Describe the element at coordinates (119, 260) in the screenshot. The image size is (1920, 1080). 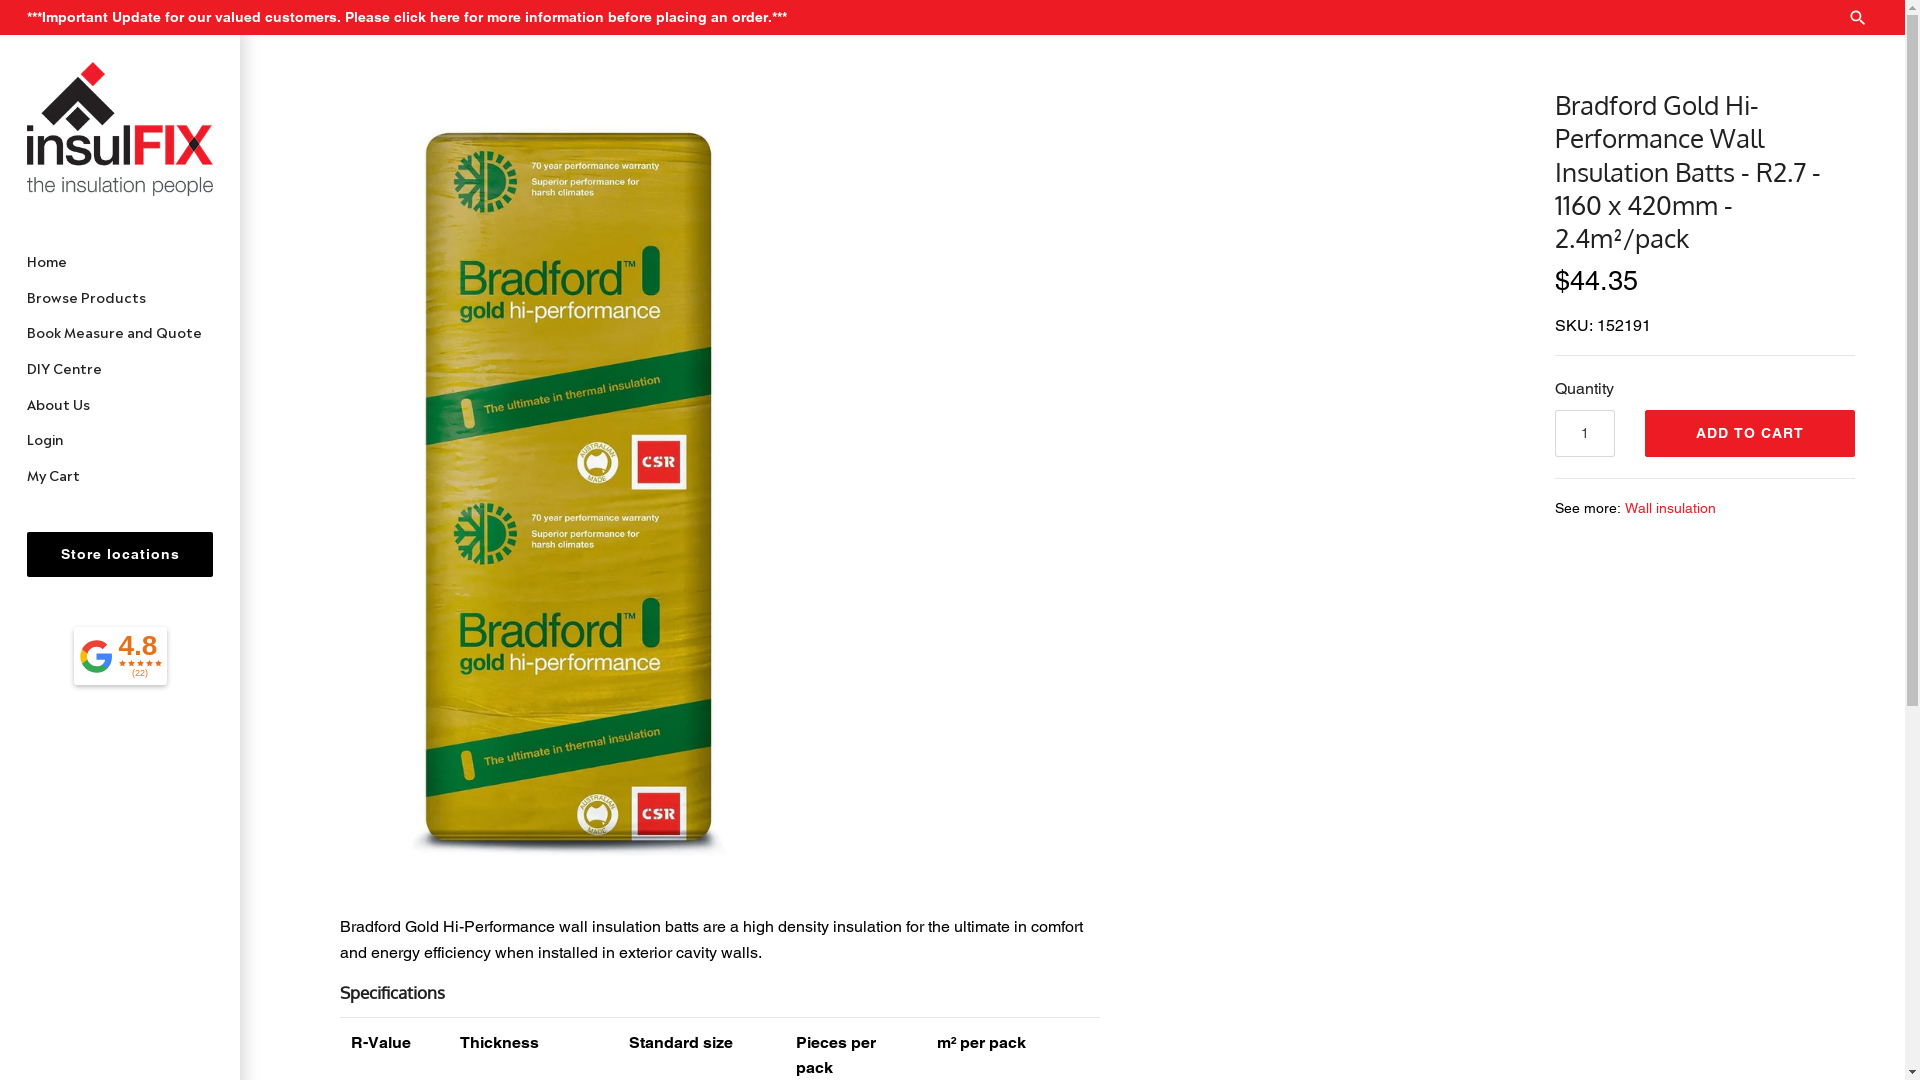
I see `'Home'` at that location.